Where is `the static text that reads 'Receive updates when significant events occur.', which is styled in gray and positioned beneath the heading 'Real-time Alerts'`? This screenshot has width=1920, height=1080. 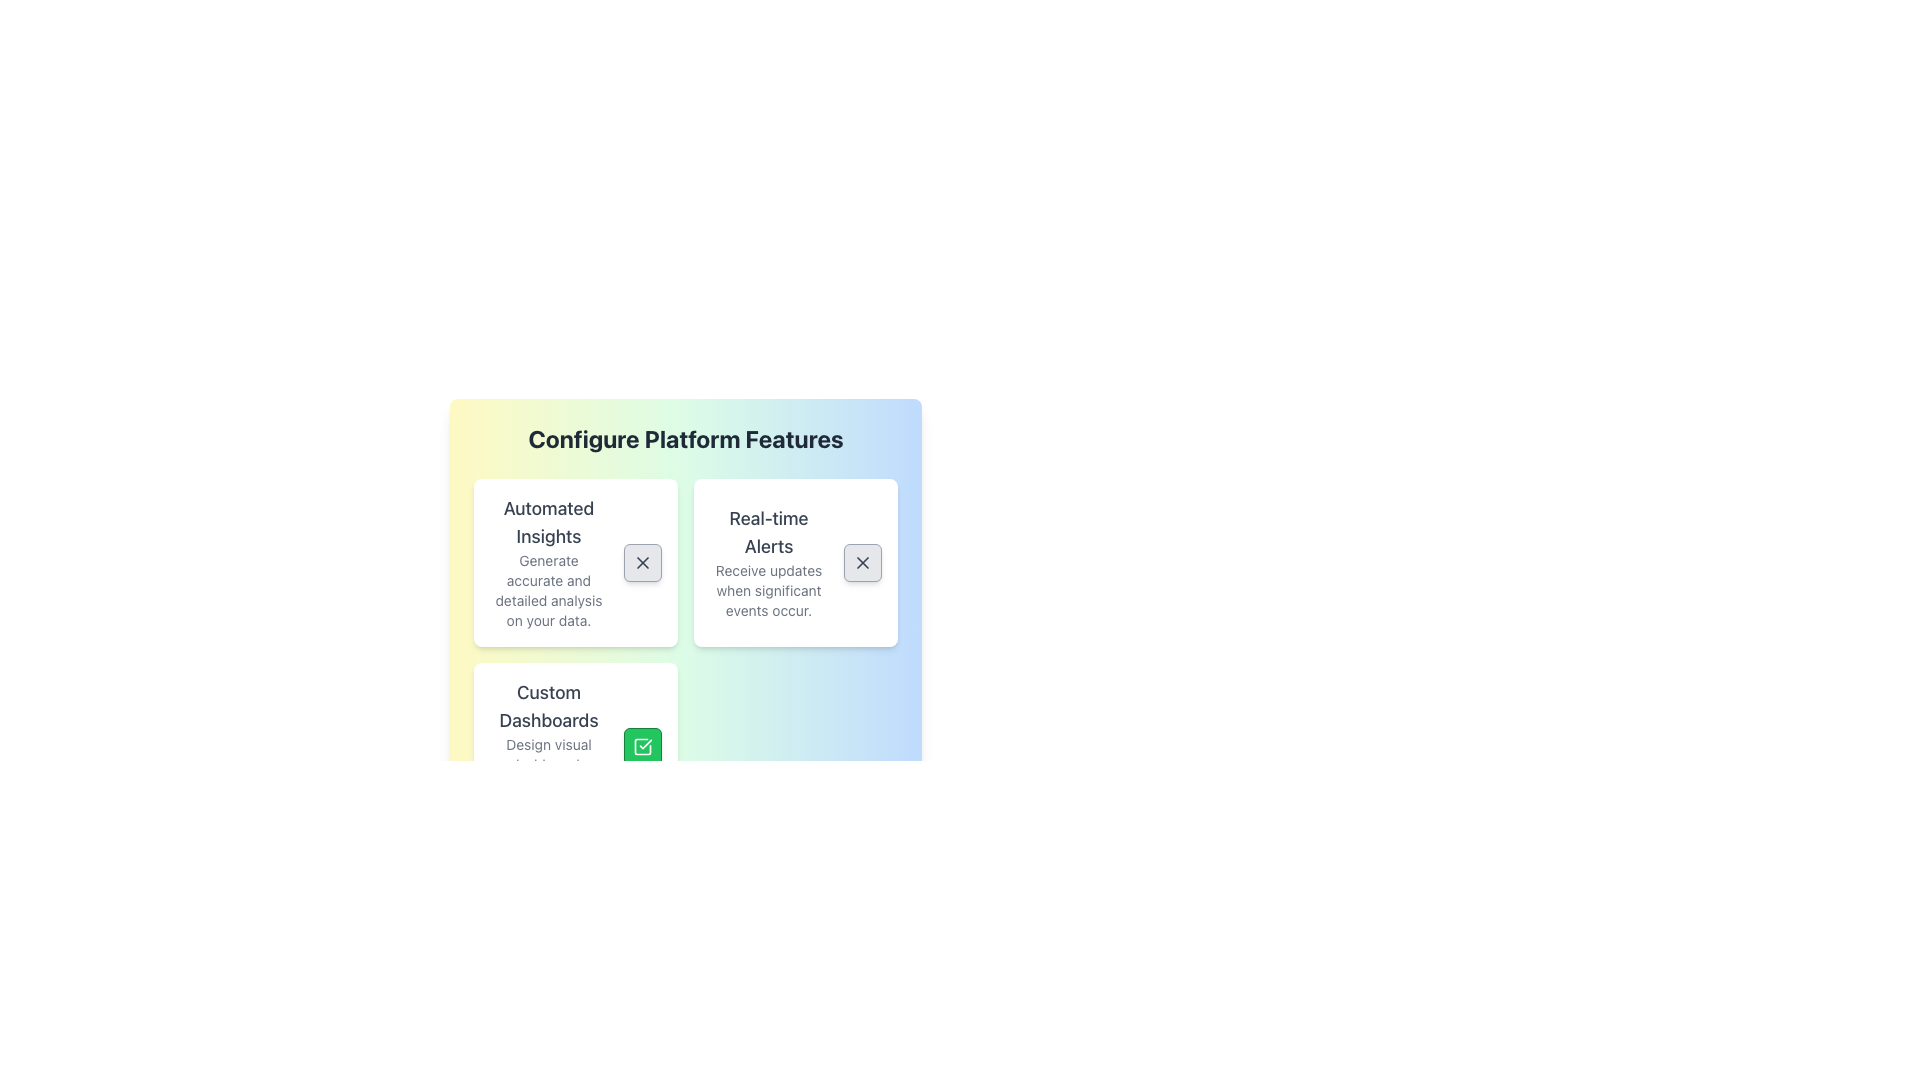
the static text that reads 'Receive updates when significant events occur.', which is styled in gray and positioned beneath the heading 'Real-time Alerts' is located at coordinates (767, 589).